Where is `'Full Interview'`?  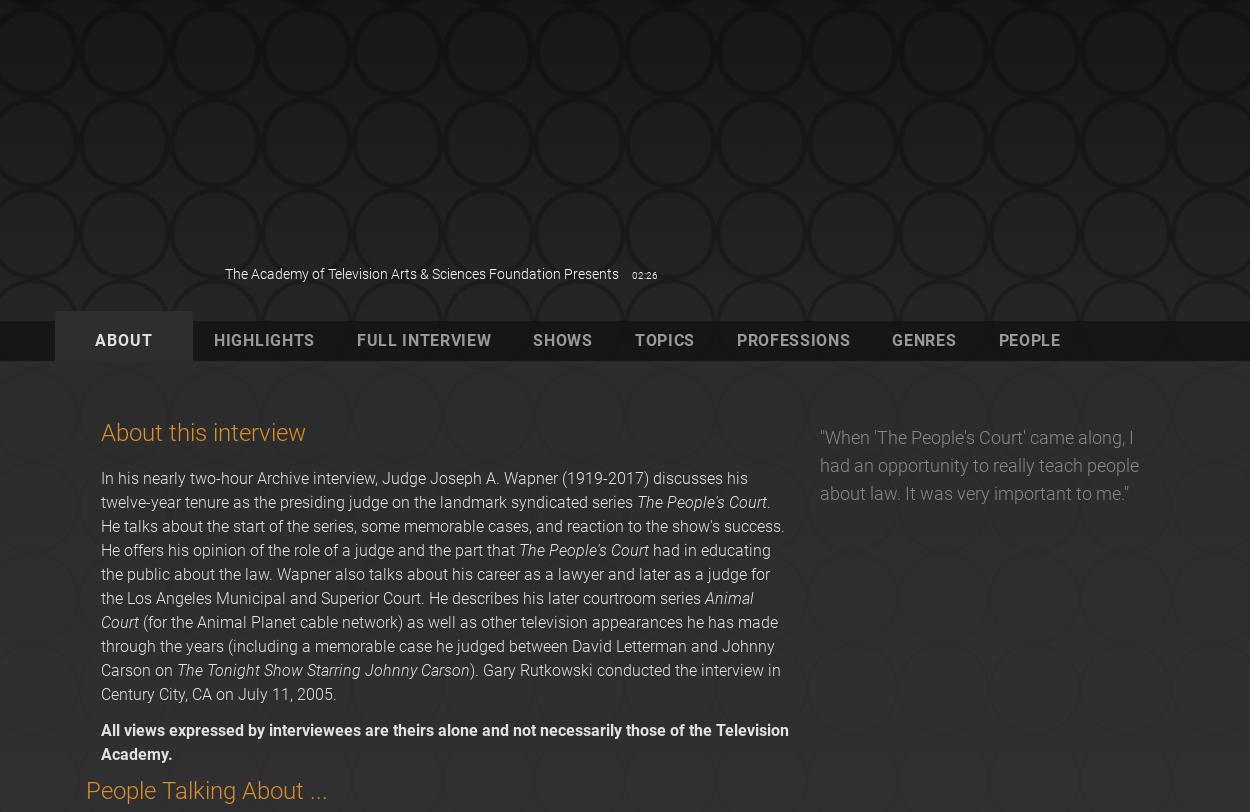 'Full Interview' is located at coordinates (423, 339).